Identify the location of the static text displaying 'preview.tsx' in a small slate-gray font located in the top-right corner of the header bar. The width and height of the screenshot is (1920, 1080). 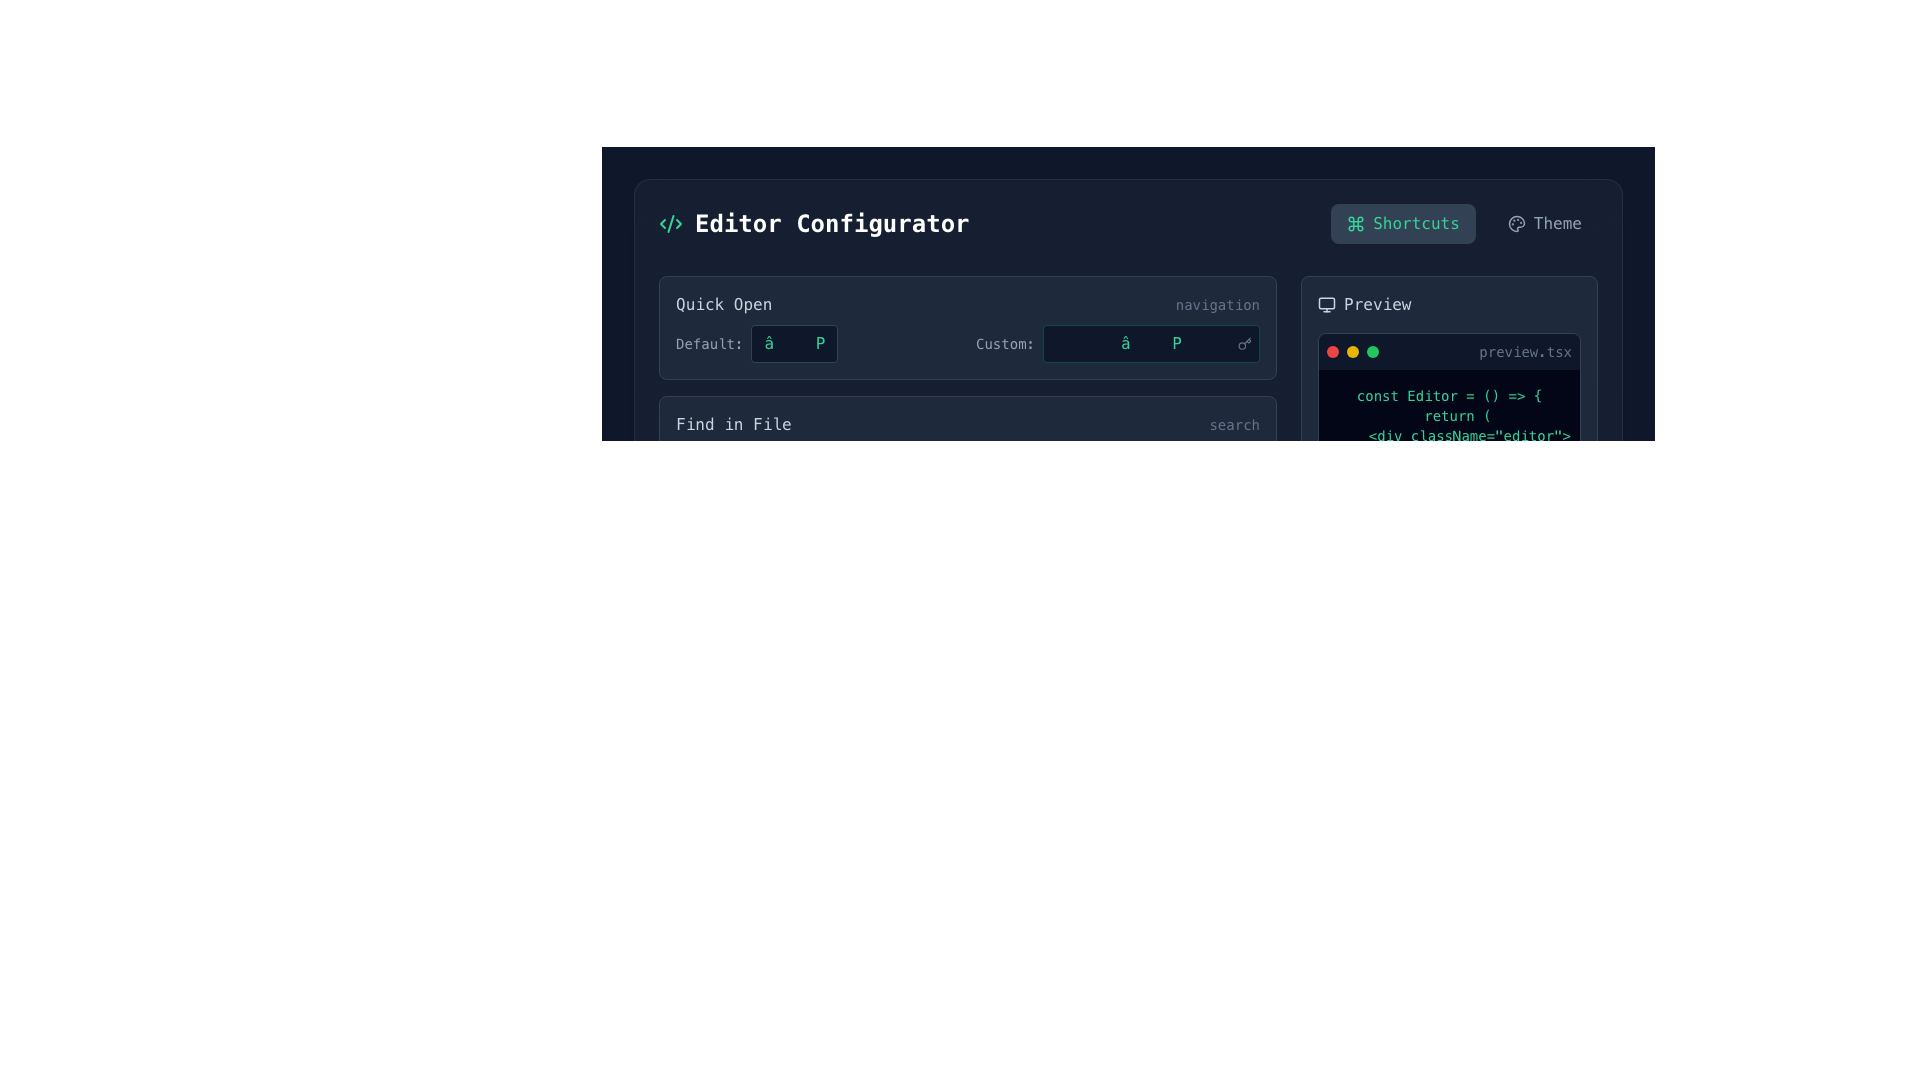
(1524, 350).